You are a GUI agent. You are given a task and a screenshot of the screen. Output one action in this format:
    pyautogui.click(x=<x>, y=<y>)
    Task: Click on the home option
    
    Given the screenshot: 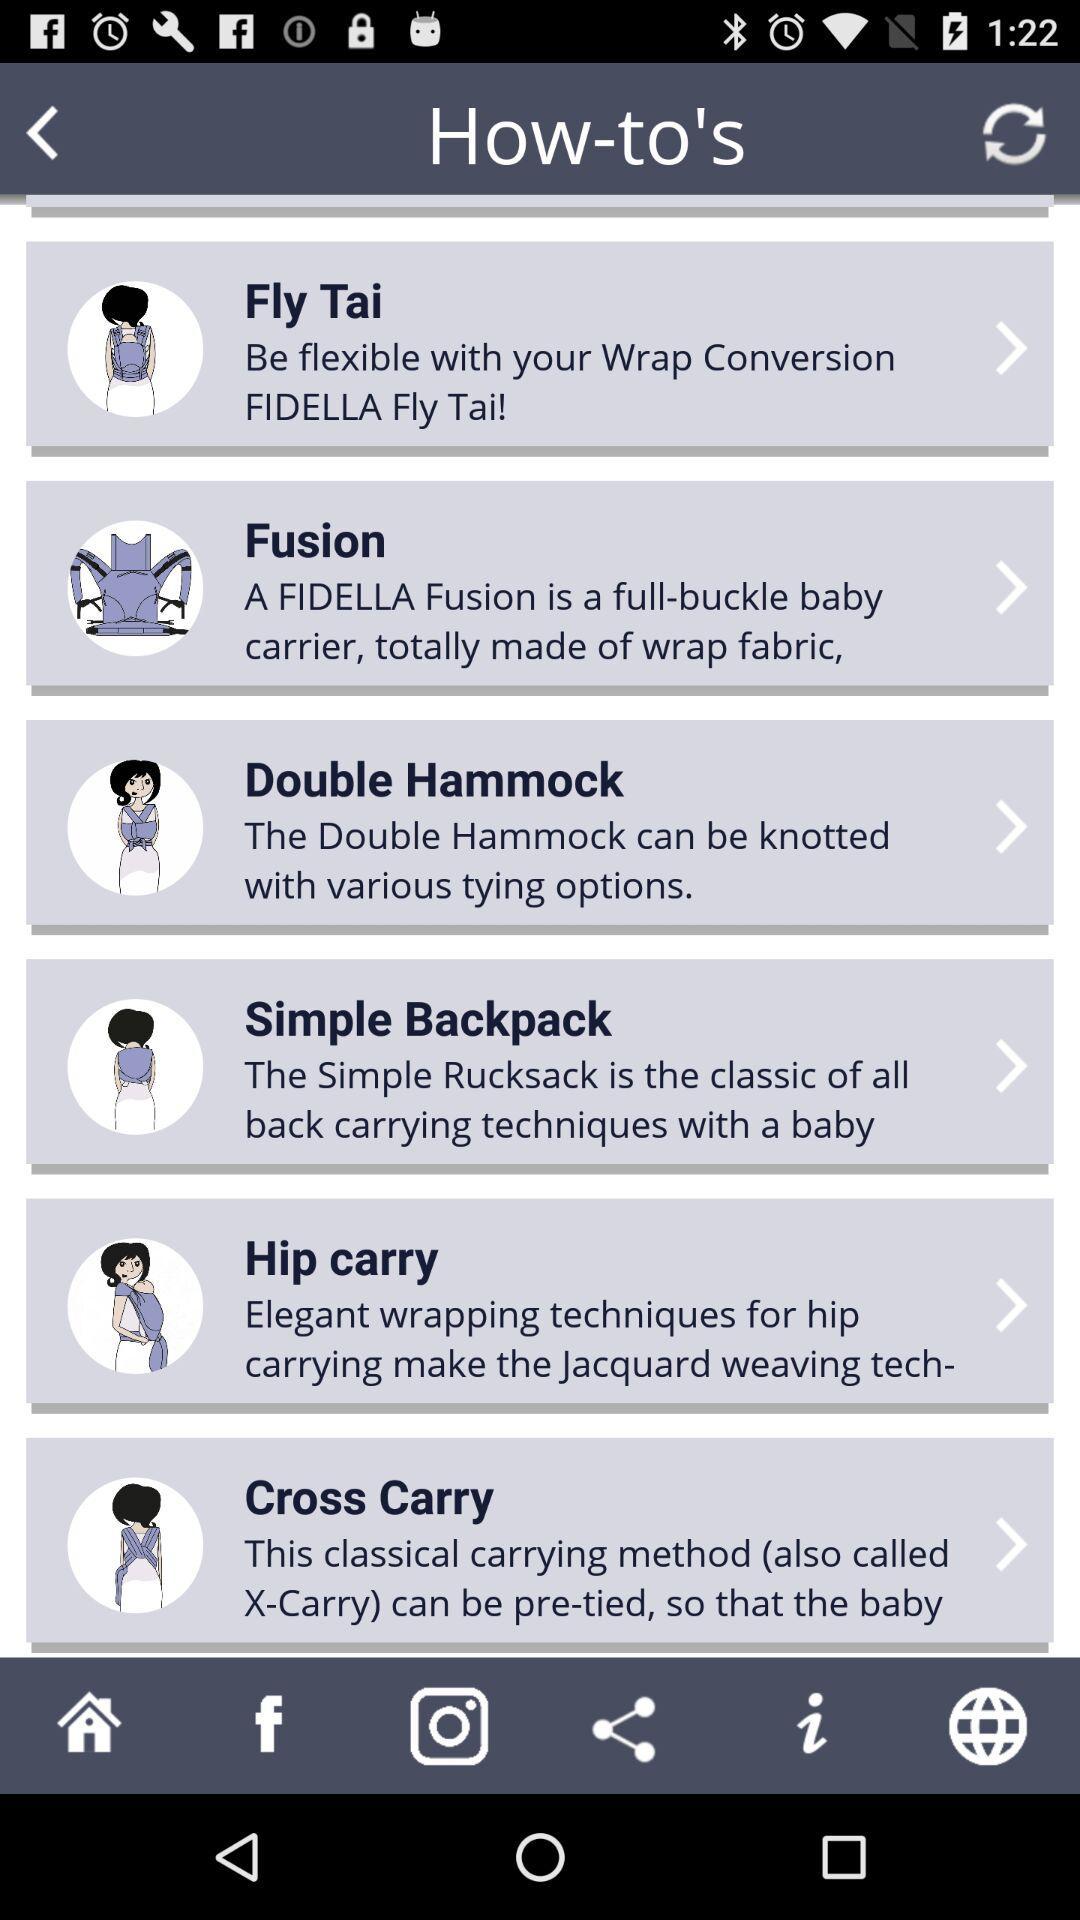 What is the action you would take?
    pyautogui.click(x=88, y=1724)
    